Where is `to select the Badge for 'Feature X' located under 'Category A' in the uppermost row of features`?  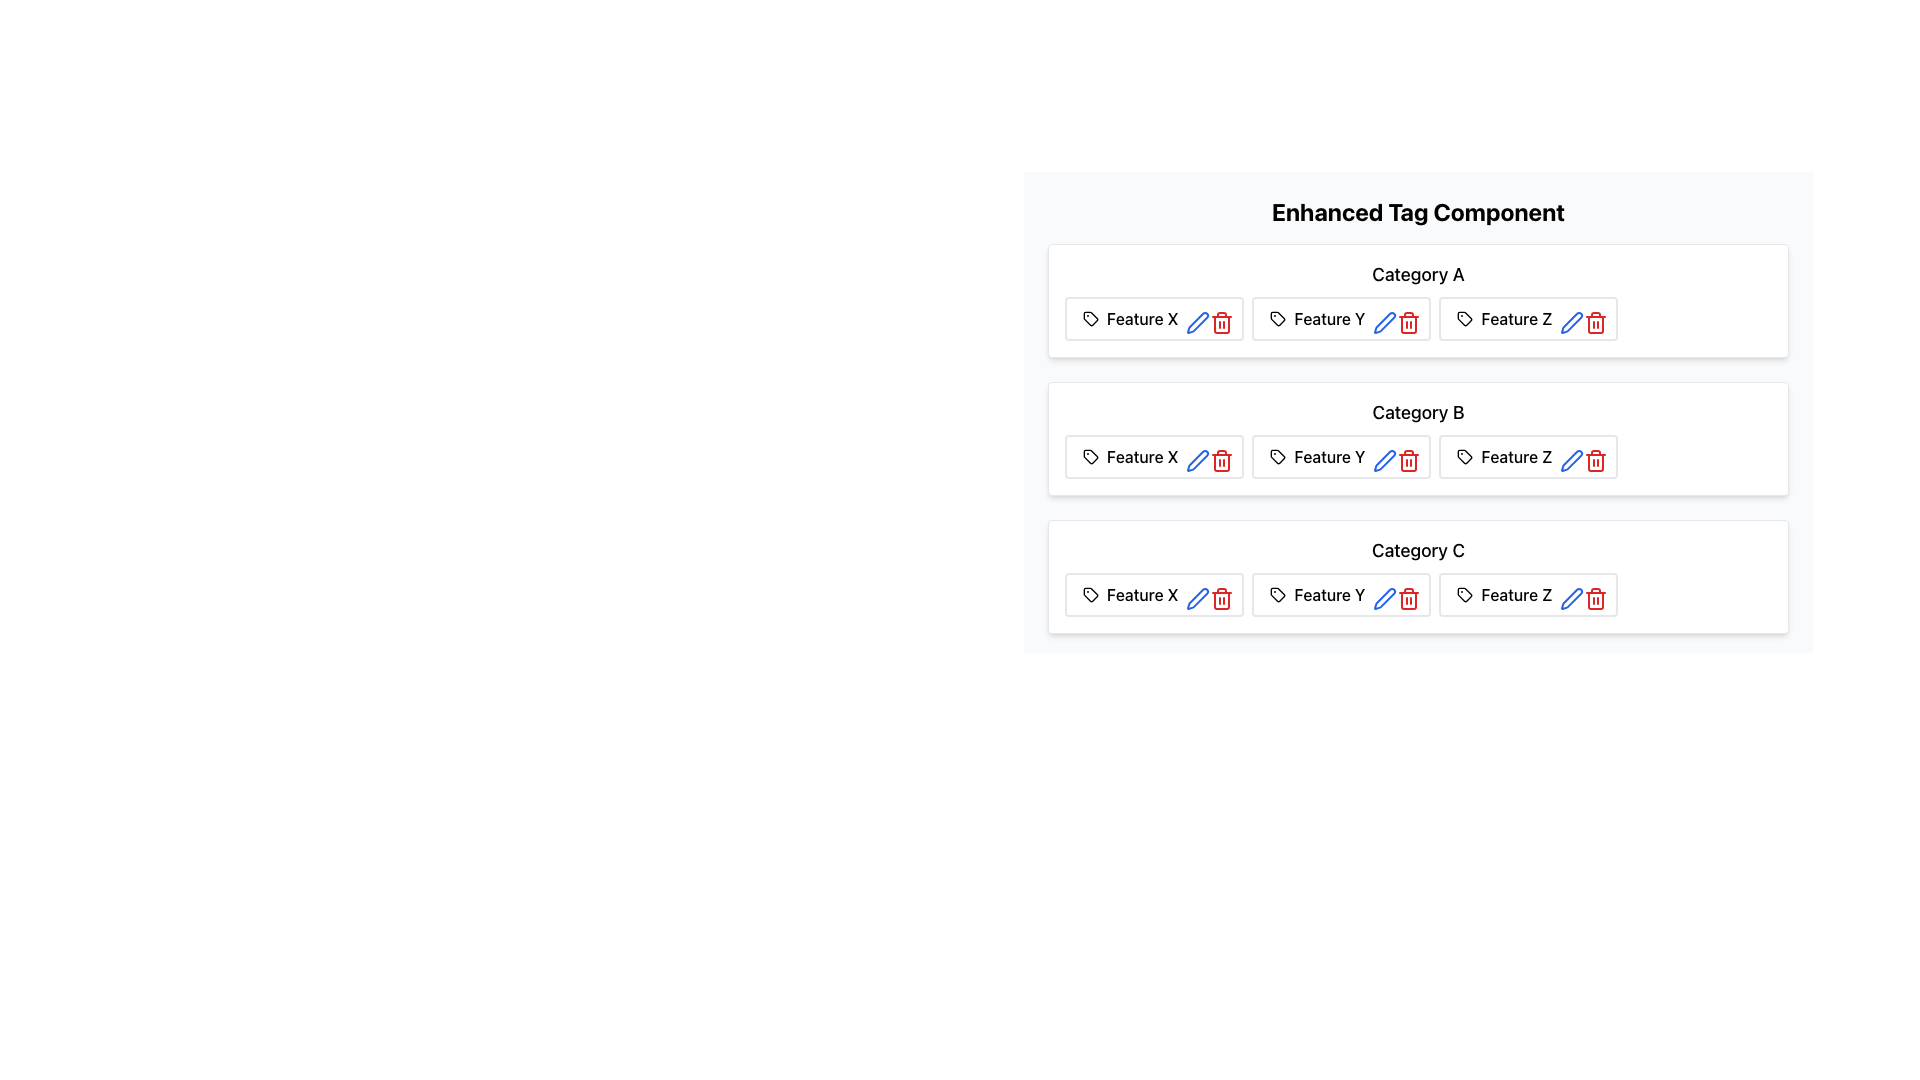 to select the Badge for 'Feature X' located under 'Category A' in the uppermost row of features is located at coordinates (1154, 318).